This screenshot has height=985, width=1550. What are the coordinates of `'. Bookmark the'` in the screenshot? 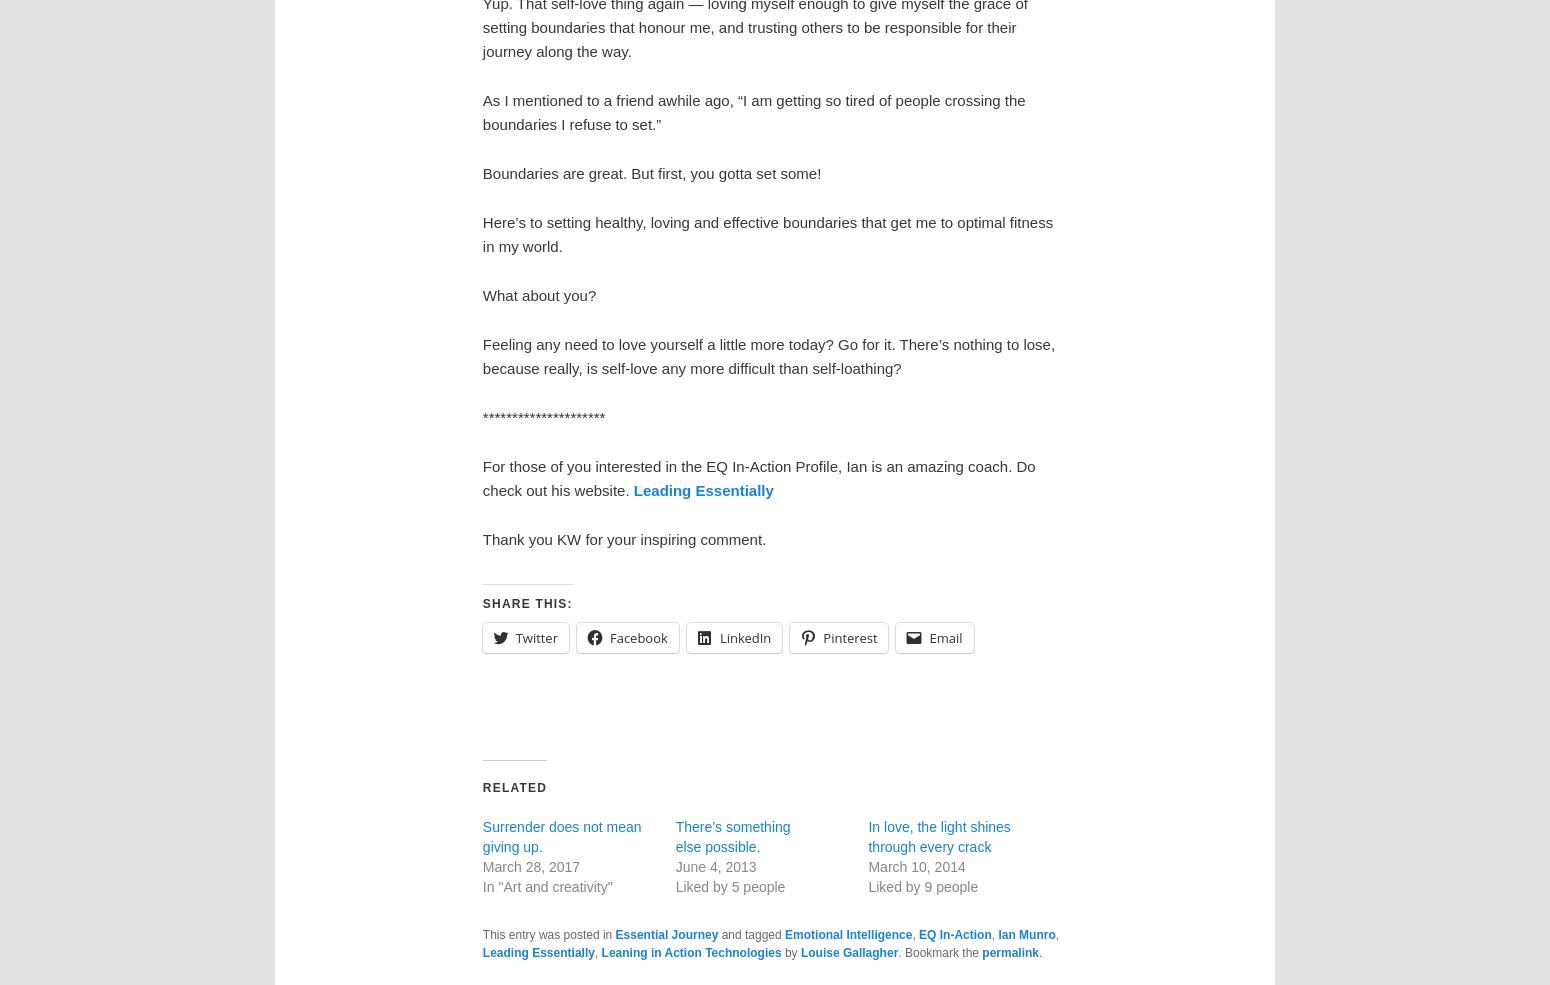 It's located at (939, 952).